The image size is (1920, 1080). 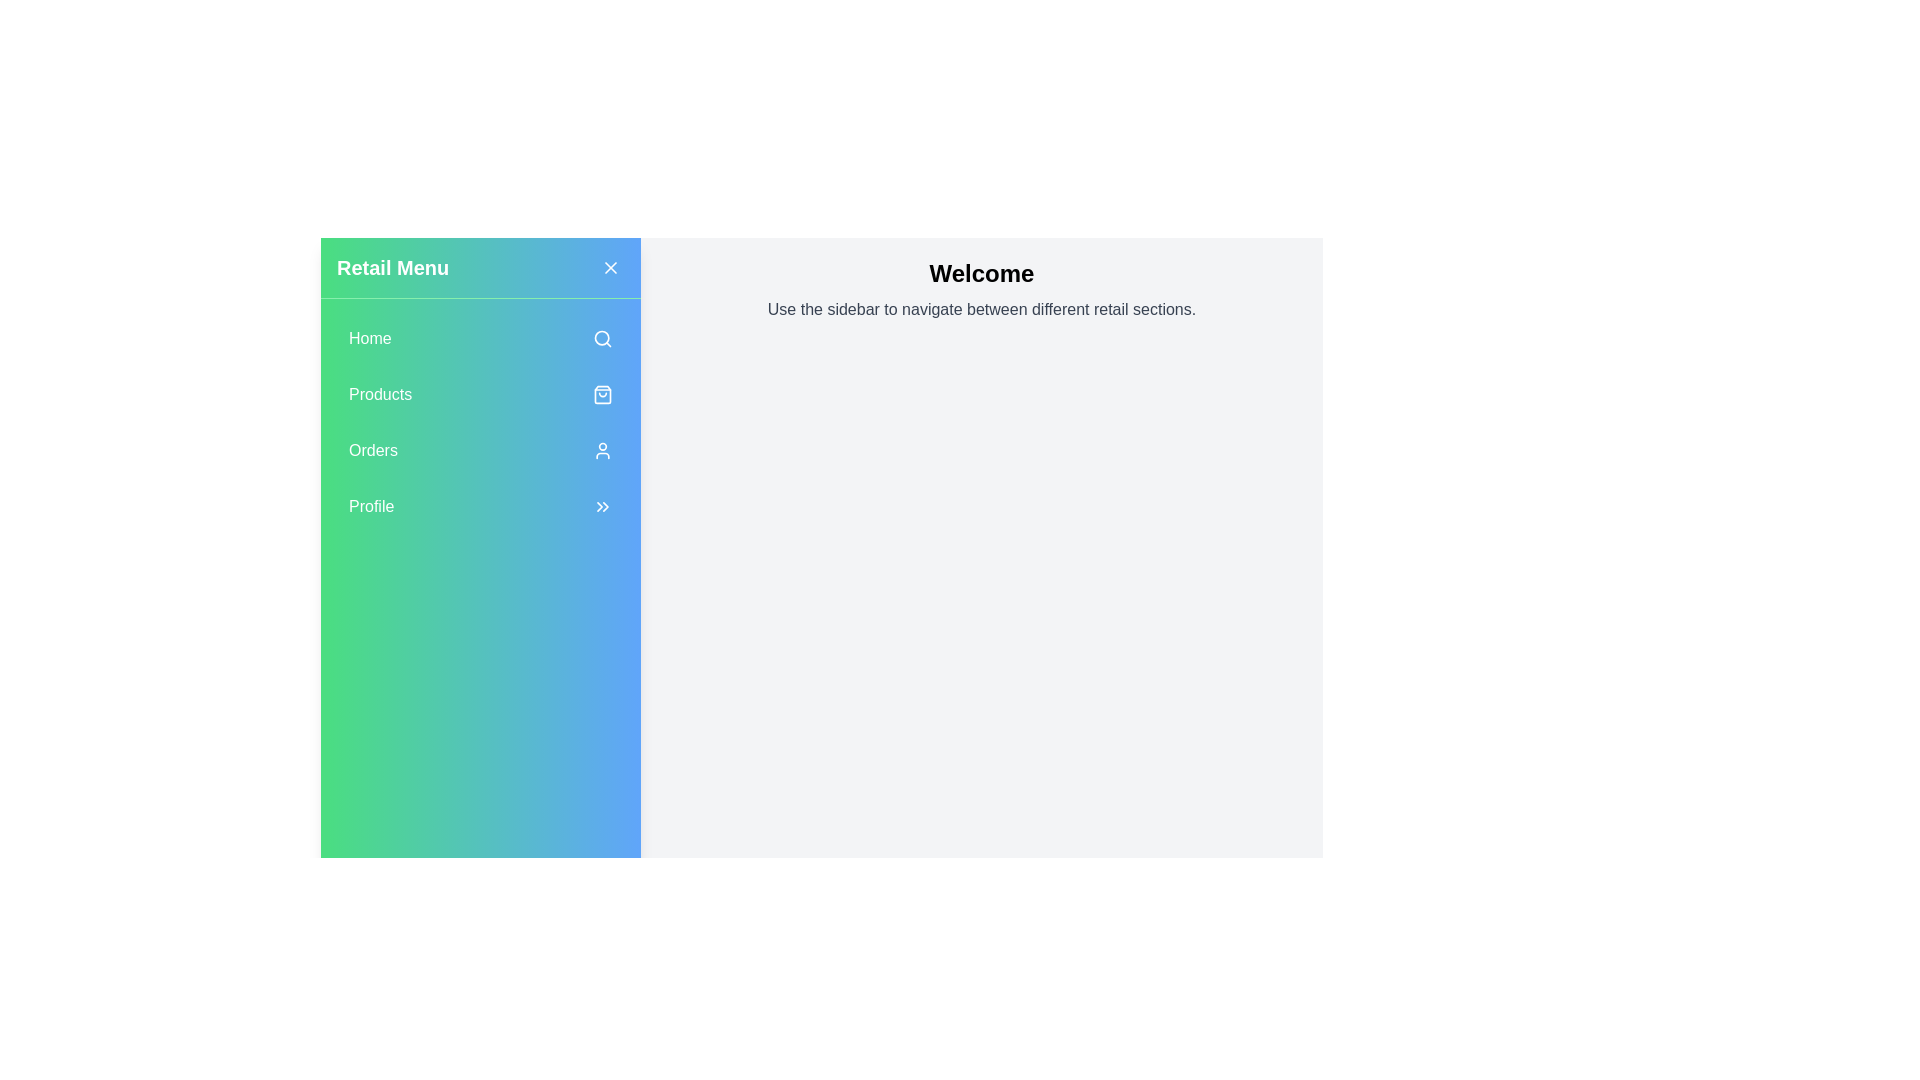 What do you see at coordinates (480, 505) in the screenshot?
I see `the 'Profile' button located in the sidebar navigation menu` at bounding box center [480, 505].